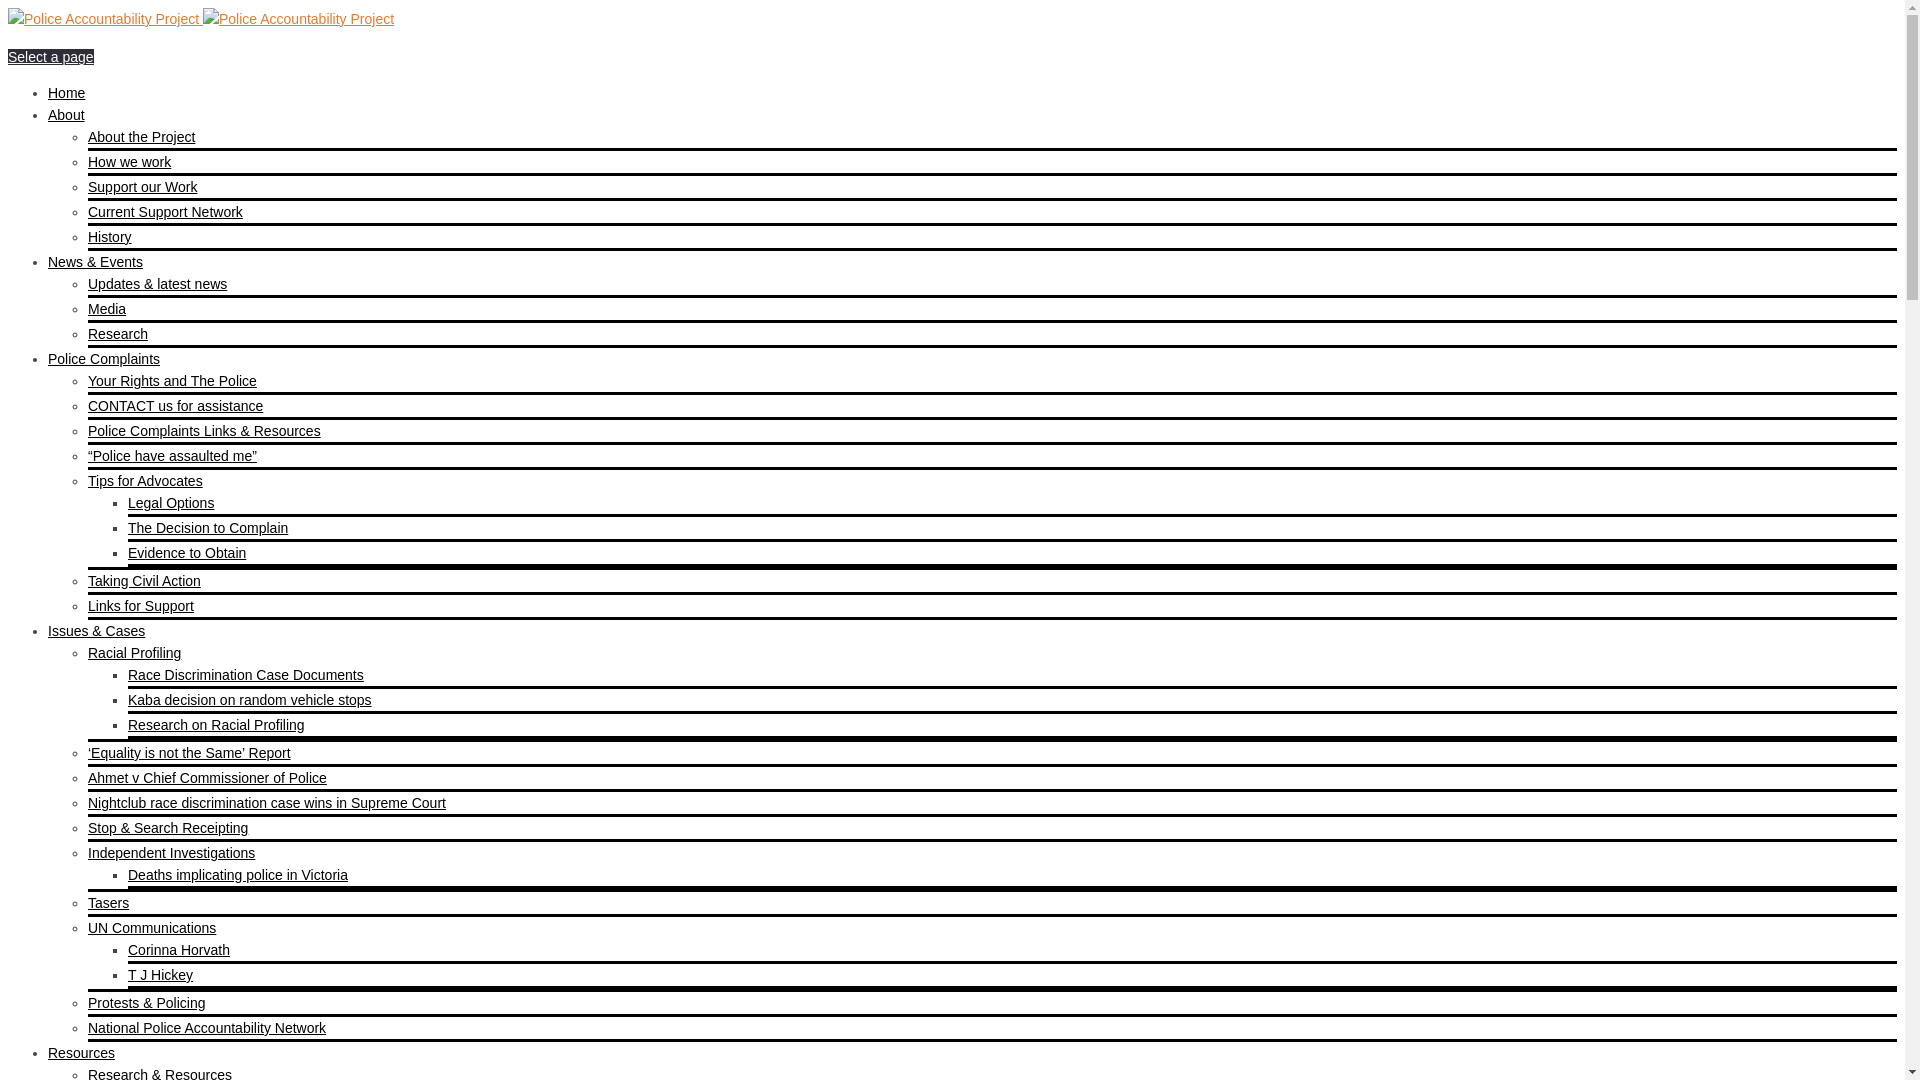 Image resolution: width=1920 pixels, height=1080 pixels. I want to click on 'Kaba decision on random vehicle stops', so click(248, 698).